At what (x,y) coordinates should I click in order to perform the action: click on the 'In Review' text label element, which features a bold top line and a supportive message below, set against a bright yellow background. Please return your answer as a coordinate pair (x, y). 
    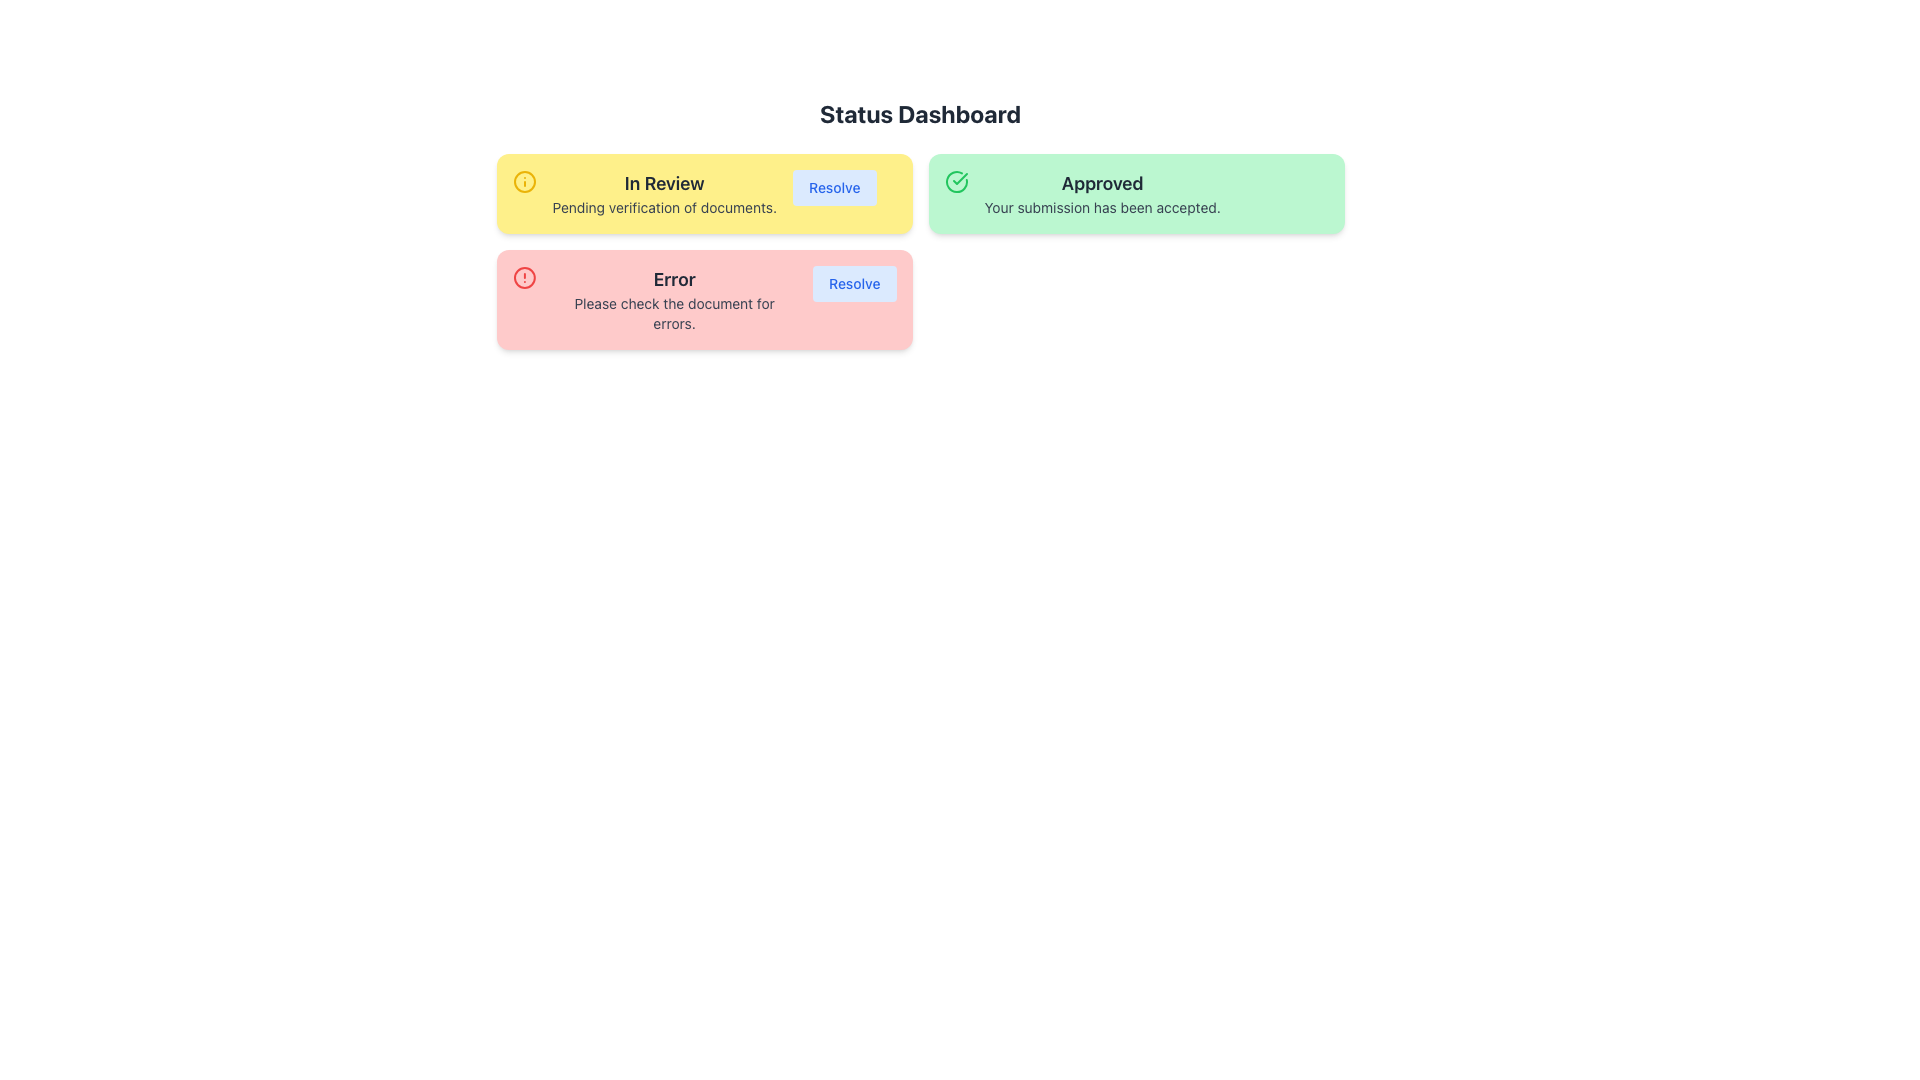
    Looking at the image, I should click on (664, 193).